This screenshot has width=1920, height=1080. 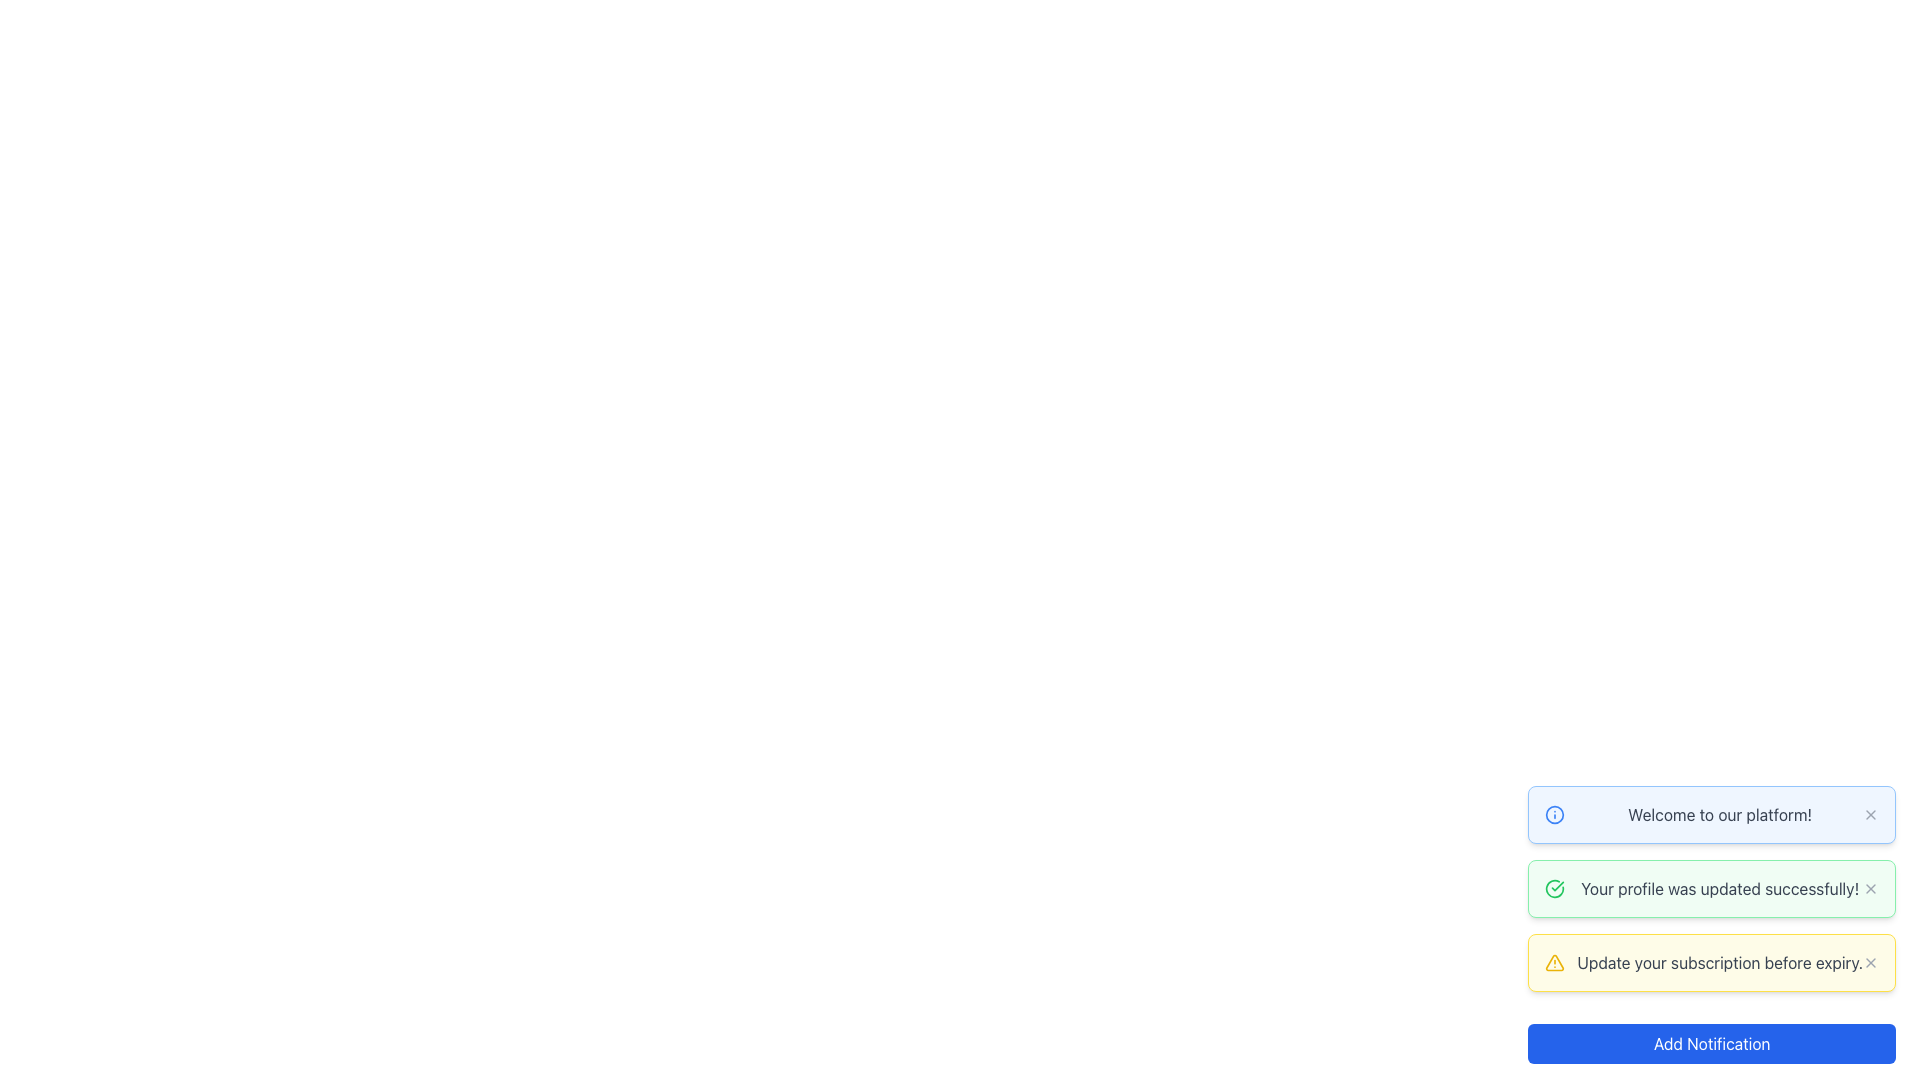 What do you see at coordinates (1870, 814) in the screenshot?
I see `the close button located at the upper-right corner of the notification box that displays 'Welcome to our platform!'` at bounding box center [1870, 814].